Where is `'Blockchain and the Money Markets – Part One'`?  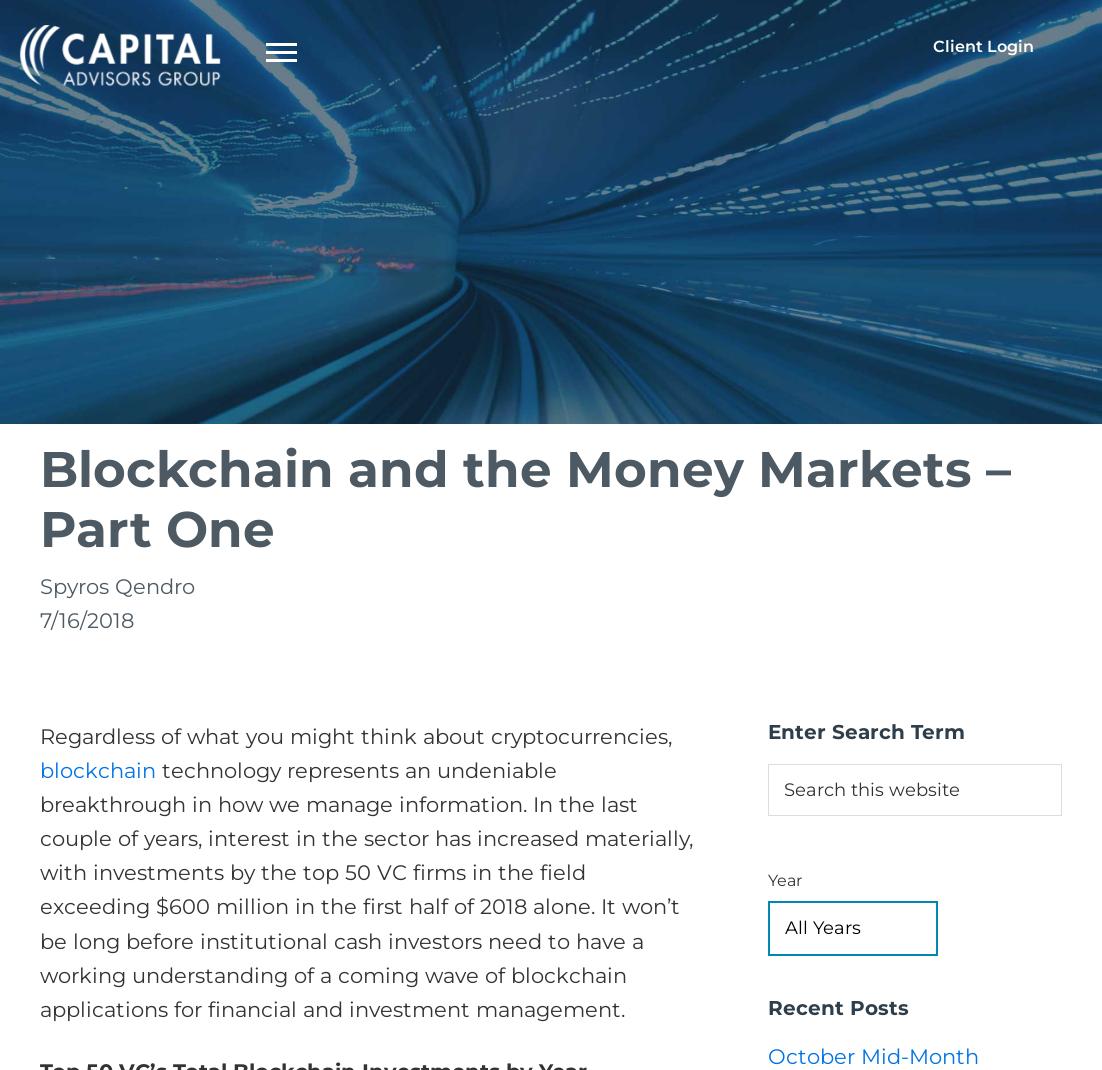 'Blockchain and the Money Markets – Part One' is located at coordinates (525, 498).